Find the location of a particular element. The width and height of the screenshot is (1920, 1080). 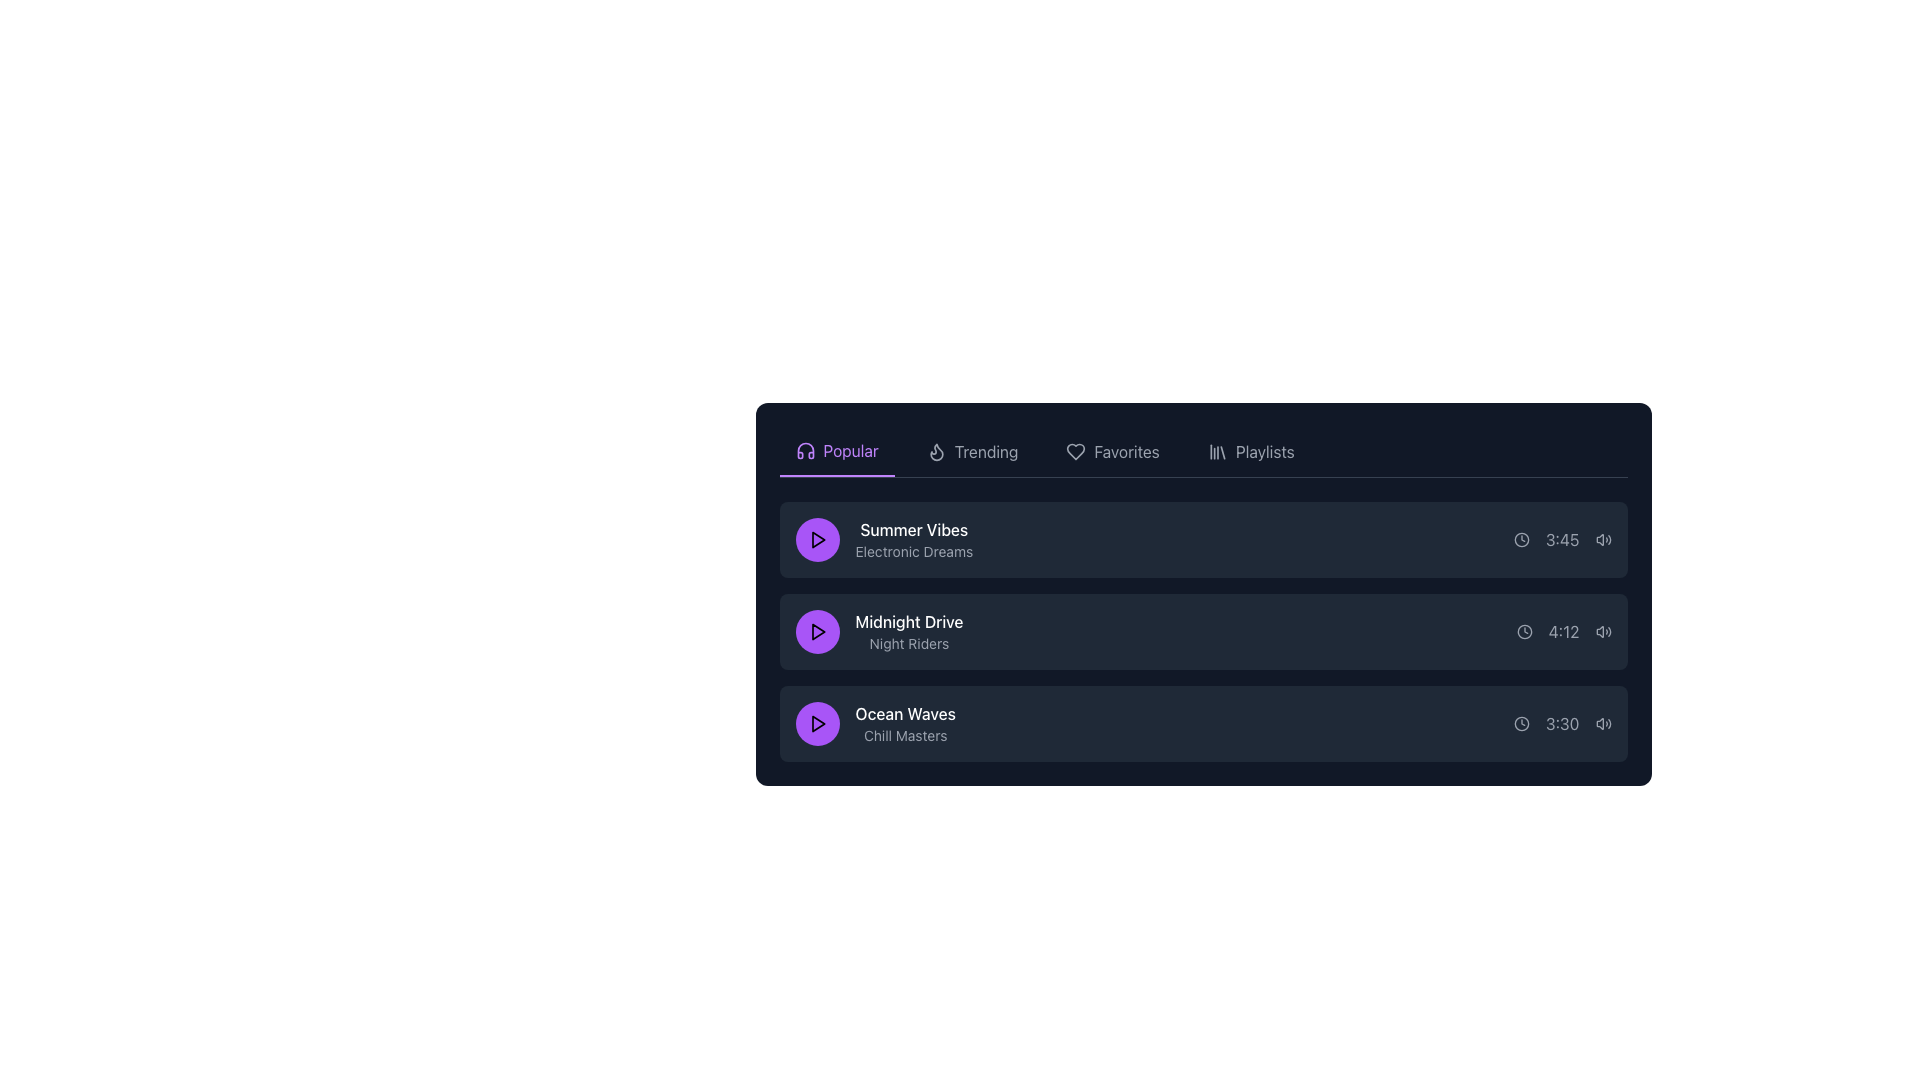

text label of the music track positioned in the second row of the playlist, which is located to the right of the play button icon is located at coordinates (908, 620).